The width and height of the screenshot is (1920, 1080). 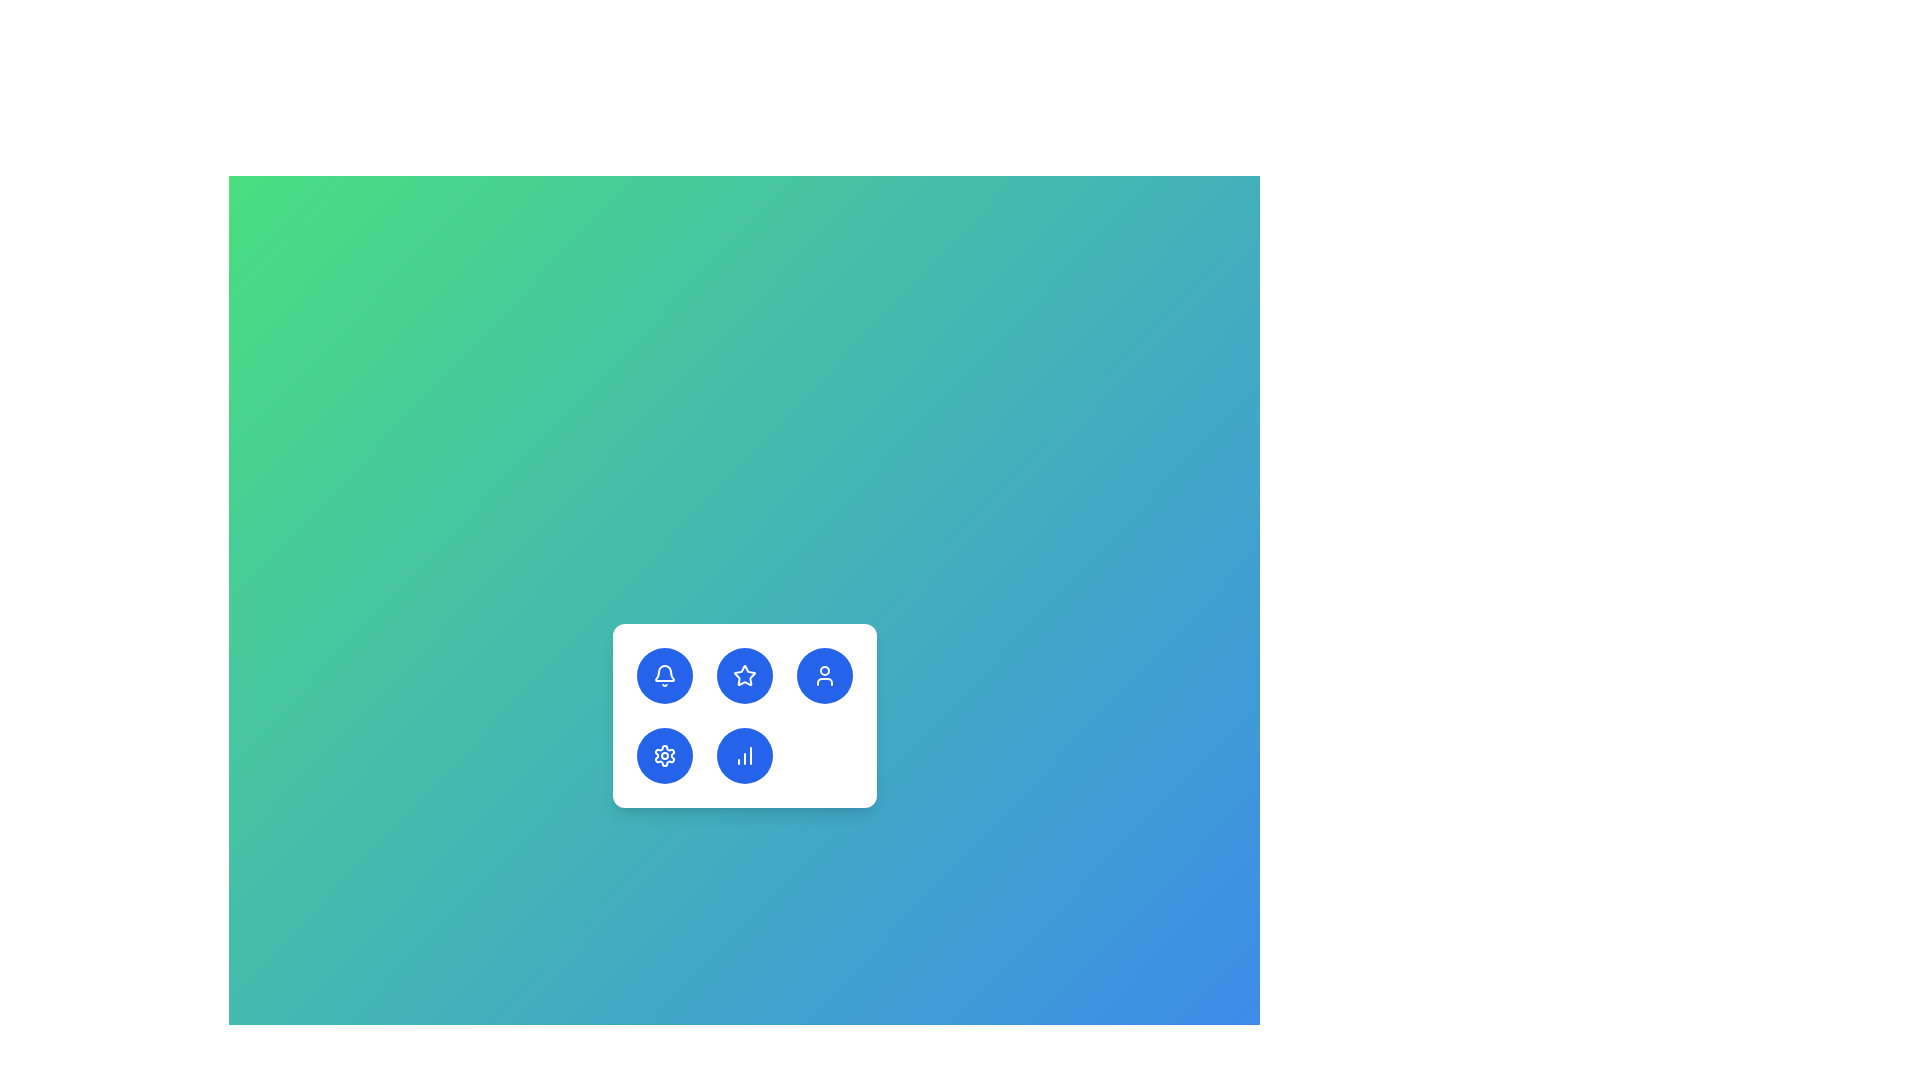 I want to click on the settings button located in the bottom-left slot of the grid layout, so click(x=664, y=756).